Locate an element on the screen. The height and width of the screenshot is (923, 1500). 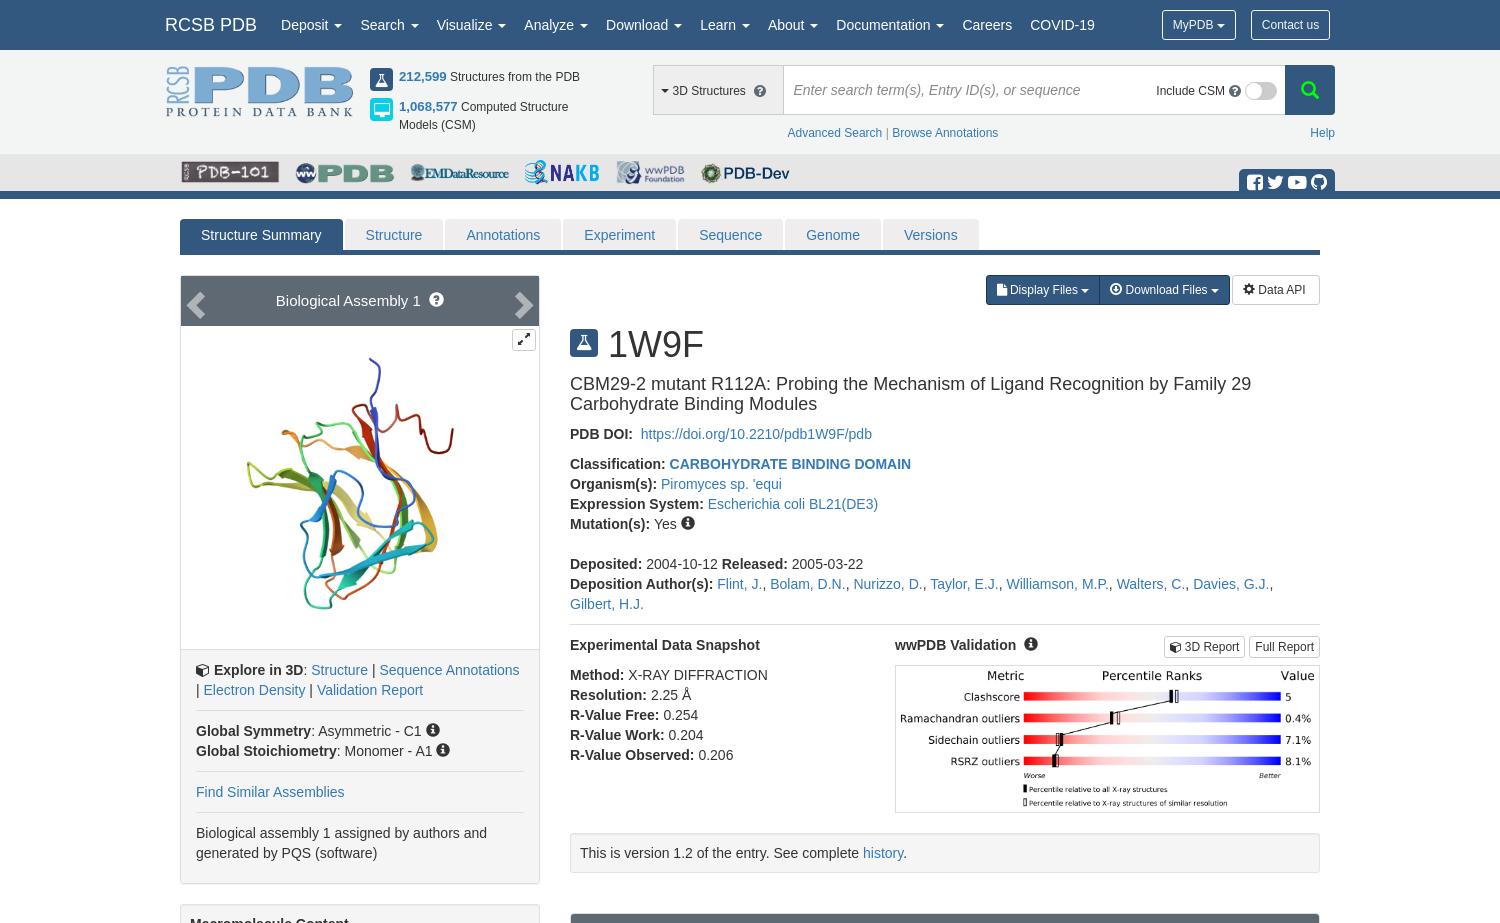
'Organism(s):' is located at coordinates (614, 483).